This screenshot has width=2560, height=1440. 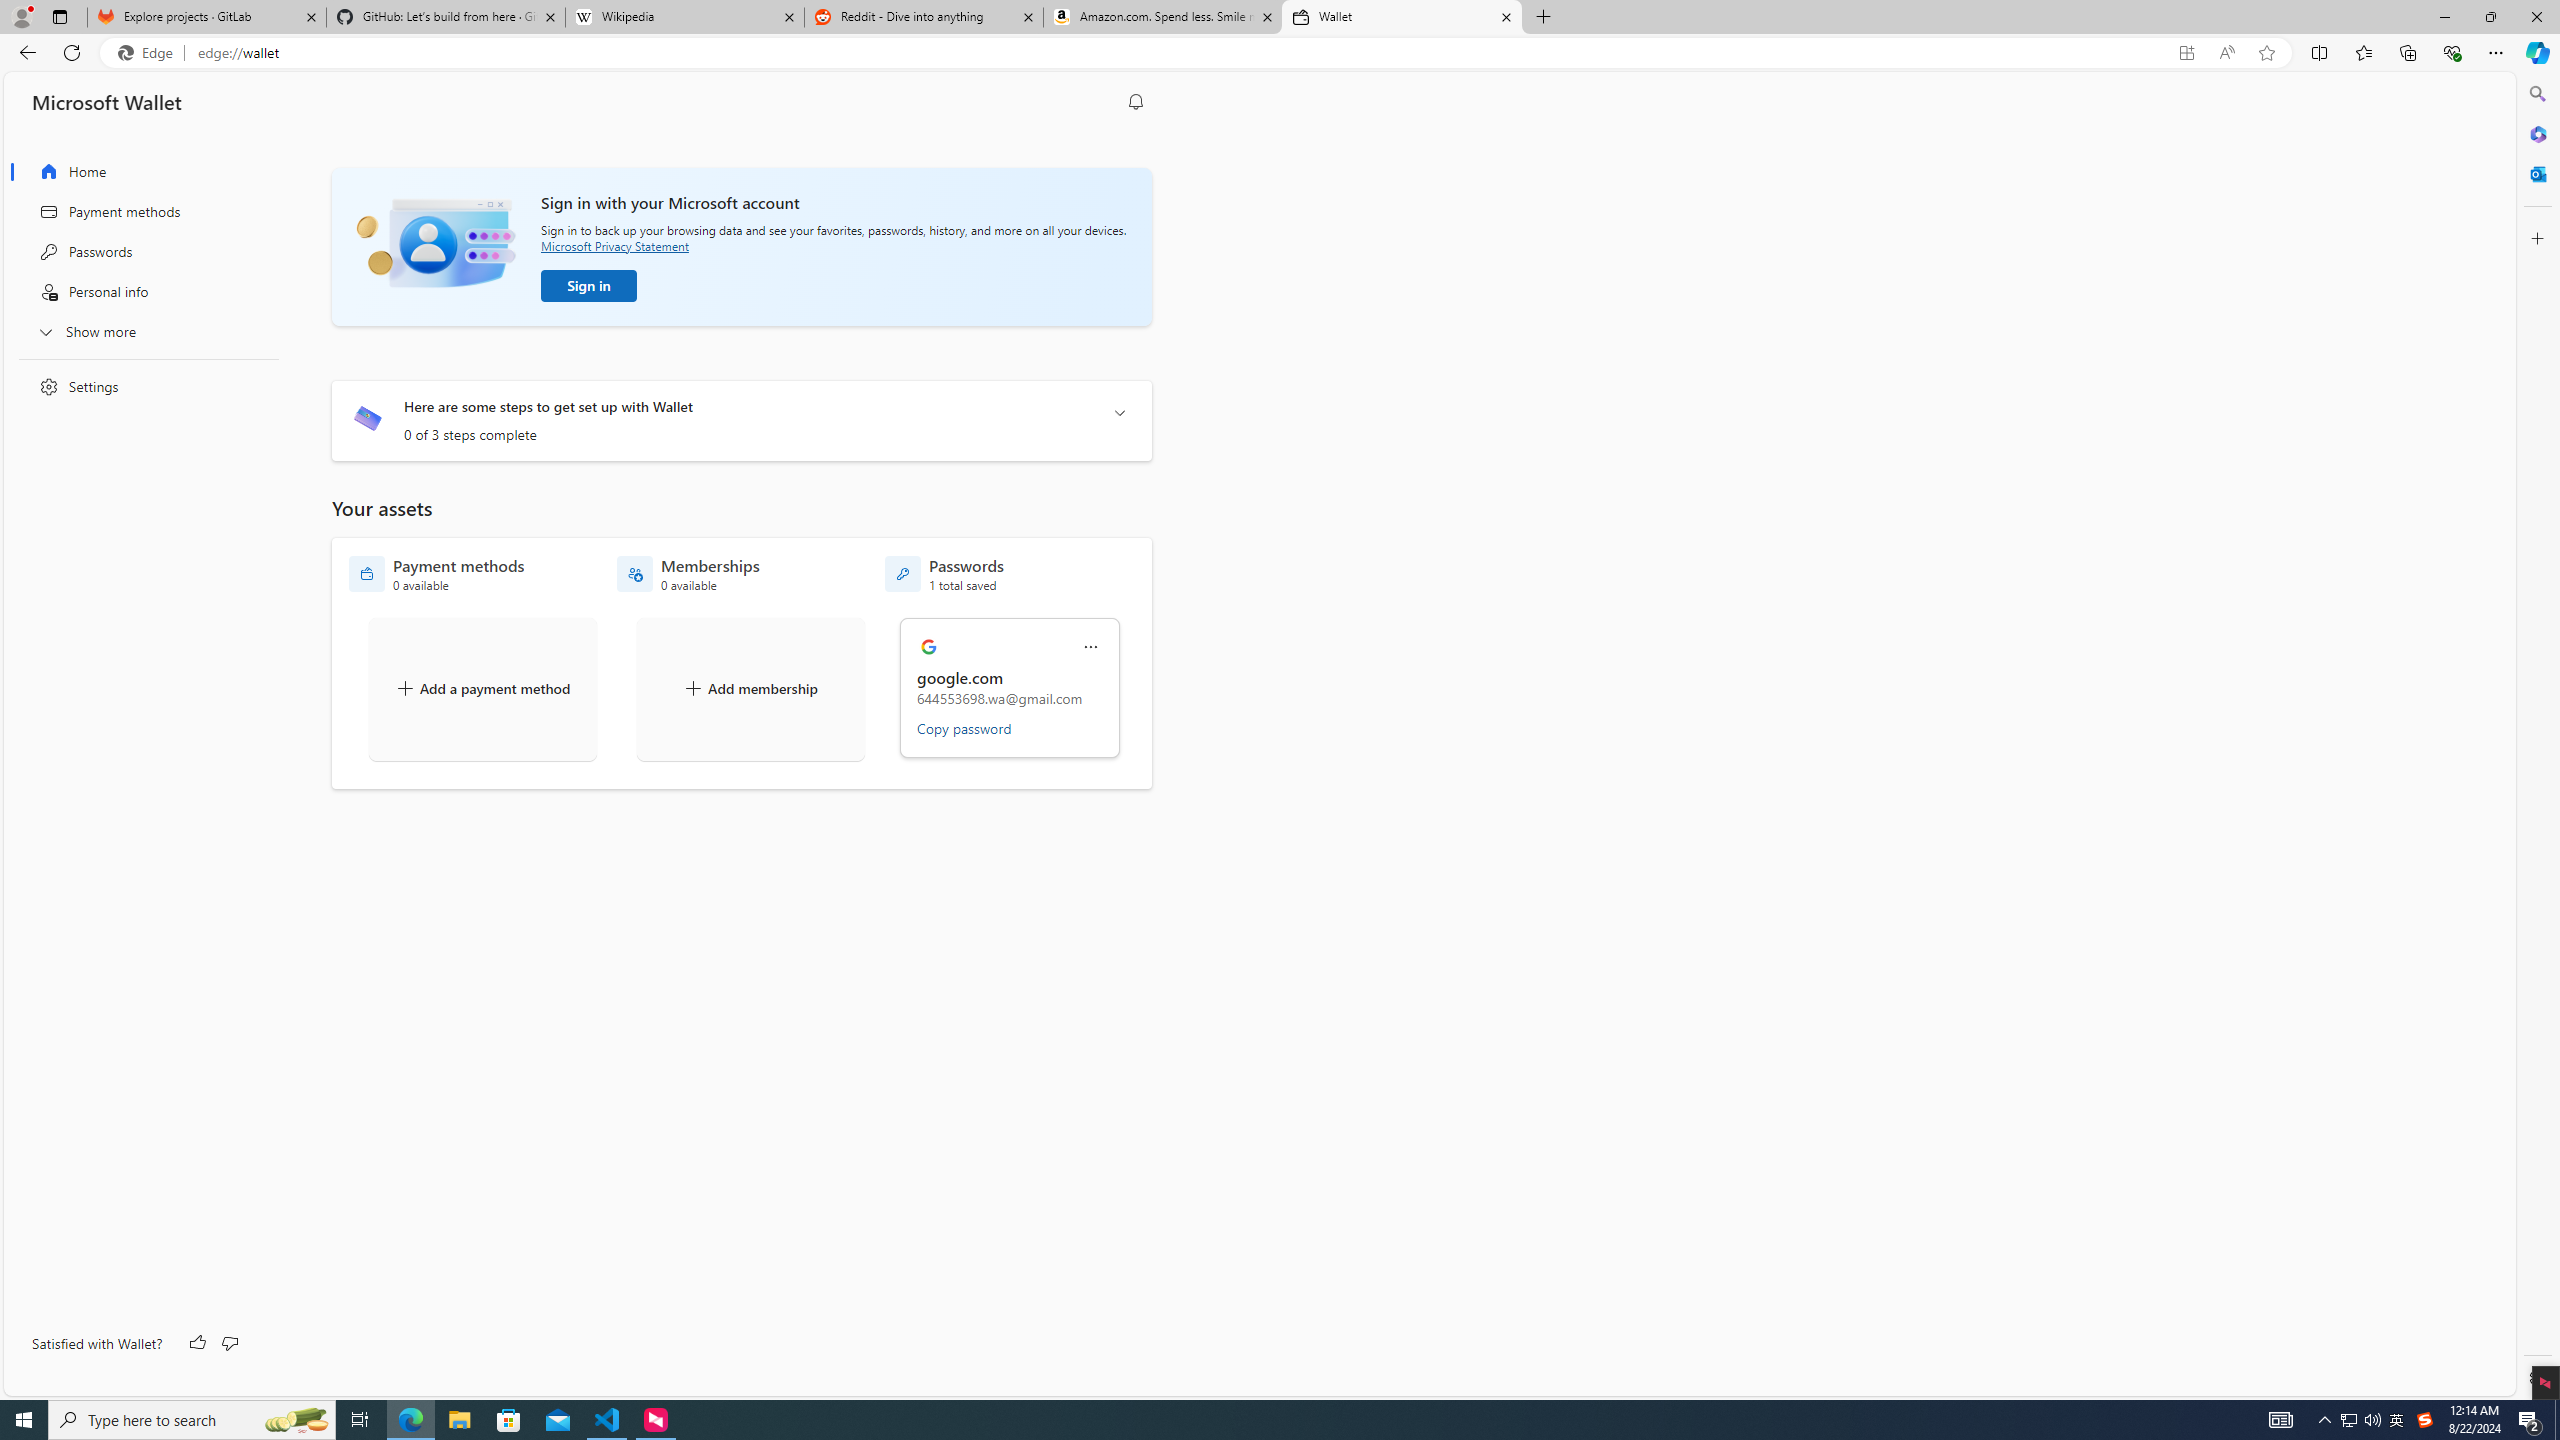 What do you see at coordinates (142, 330) in the screenshot?
I see `'Show more'` at bounding box center [142, 330].